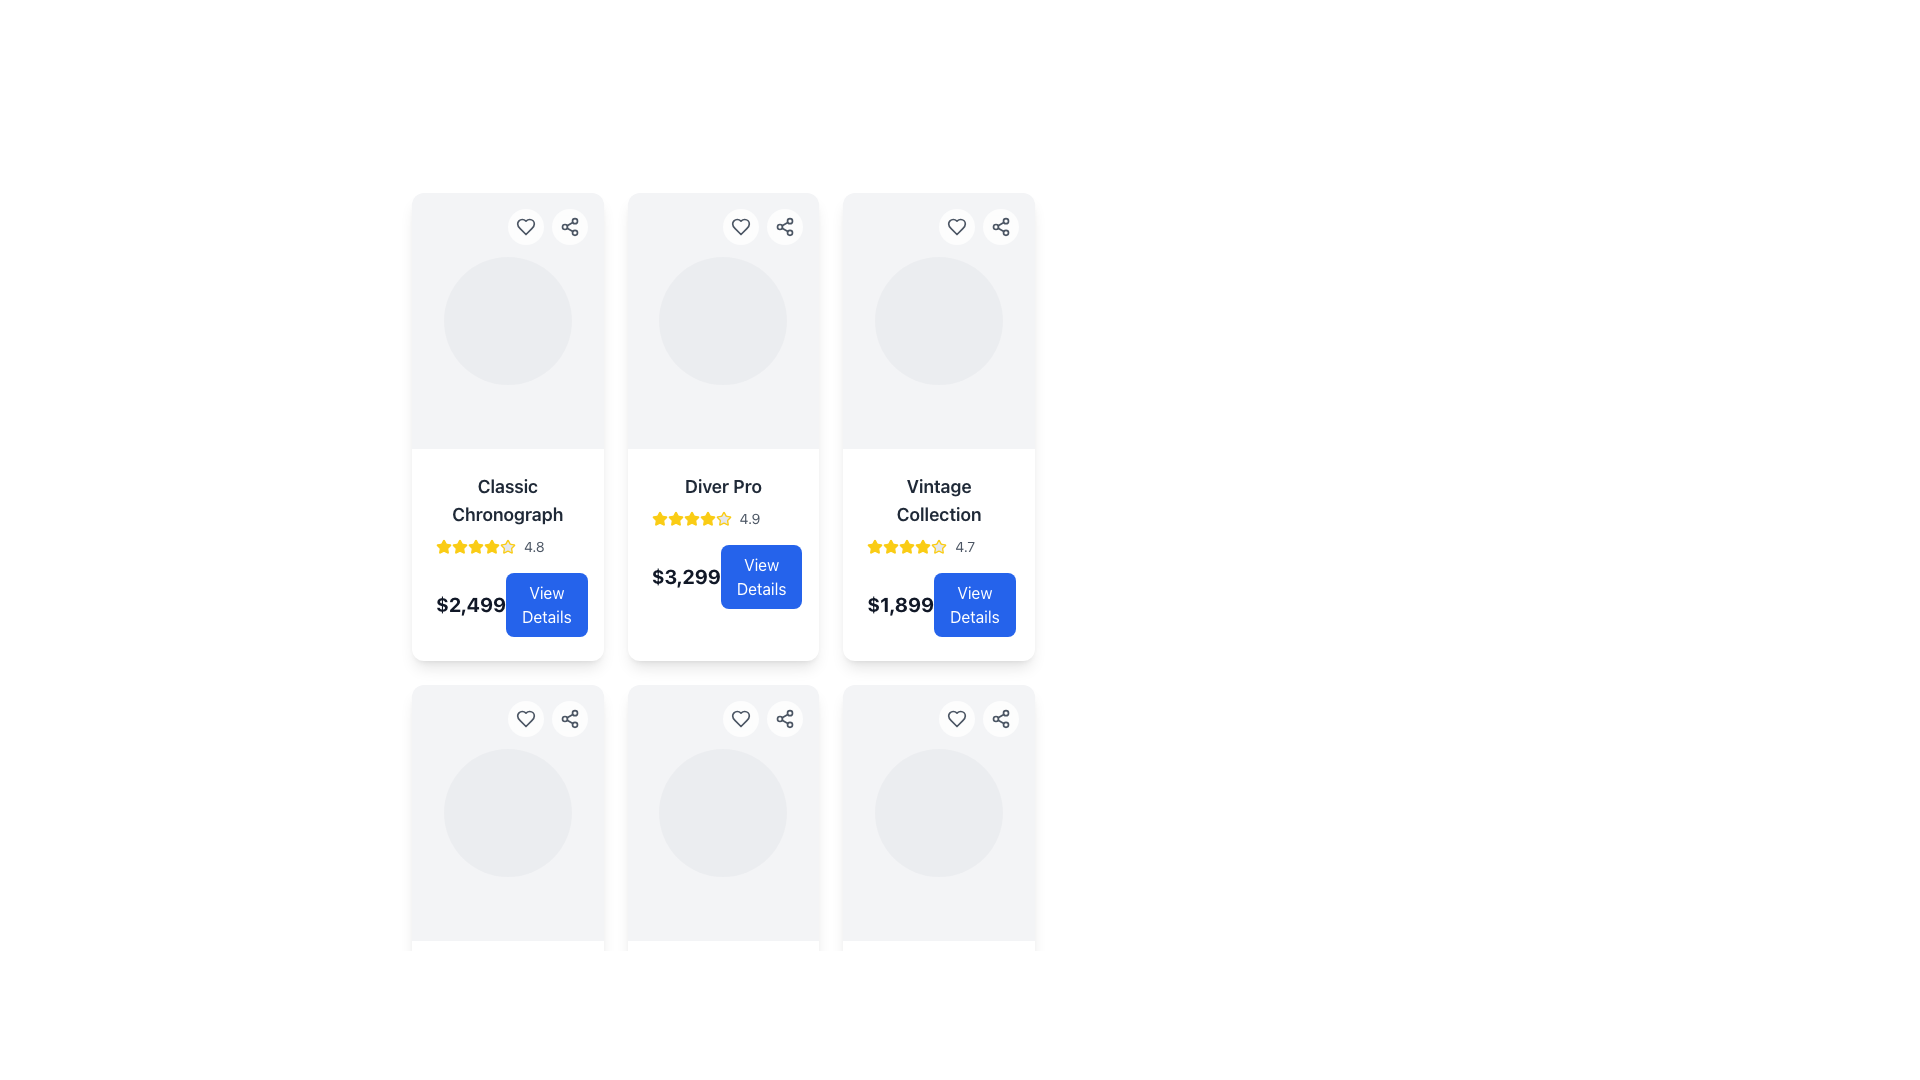 This screenshot has height=1080, width=1920. Describe the element at coordinates (955, 717) in the screenshot. I see `the heart icon button in the top-right corner of the card in the second row and third column of the grid layout to mark it as favorite` at that location.